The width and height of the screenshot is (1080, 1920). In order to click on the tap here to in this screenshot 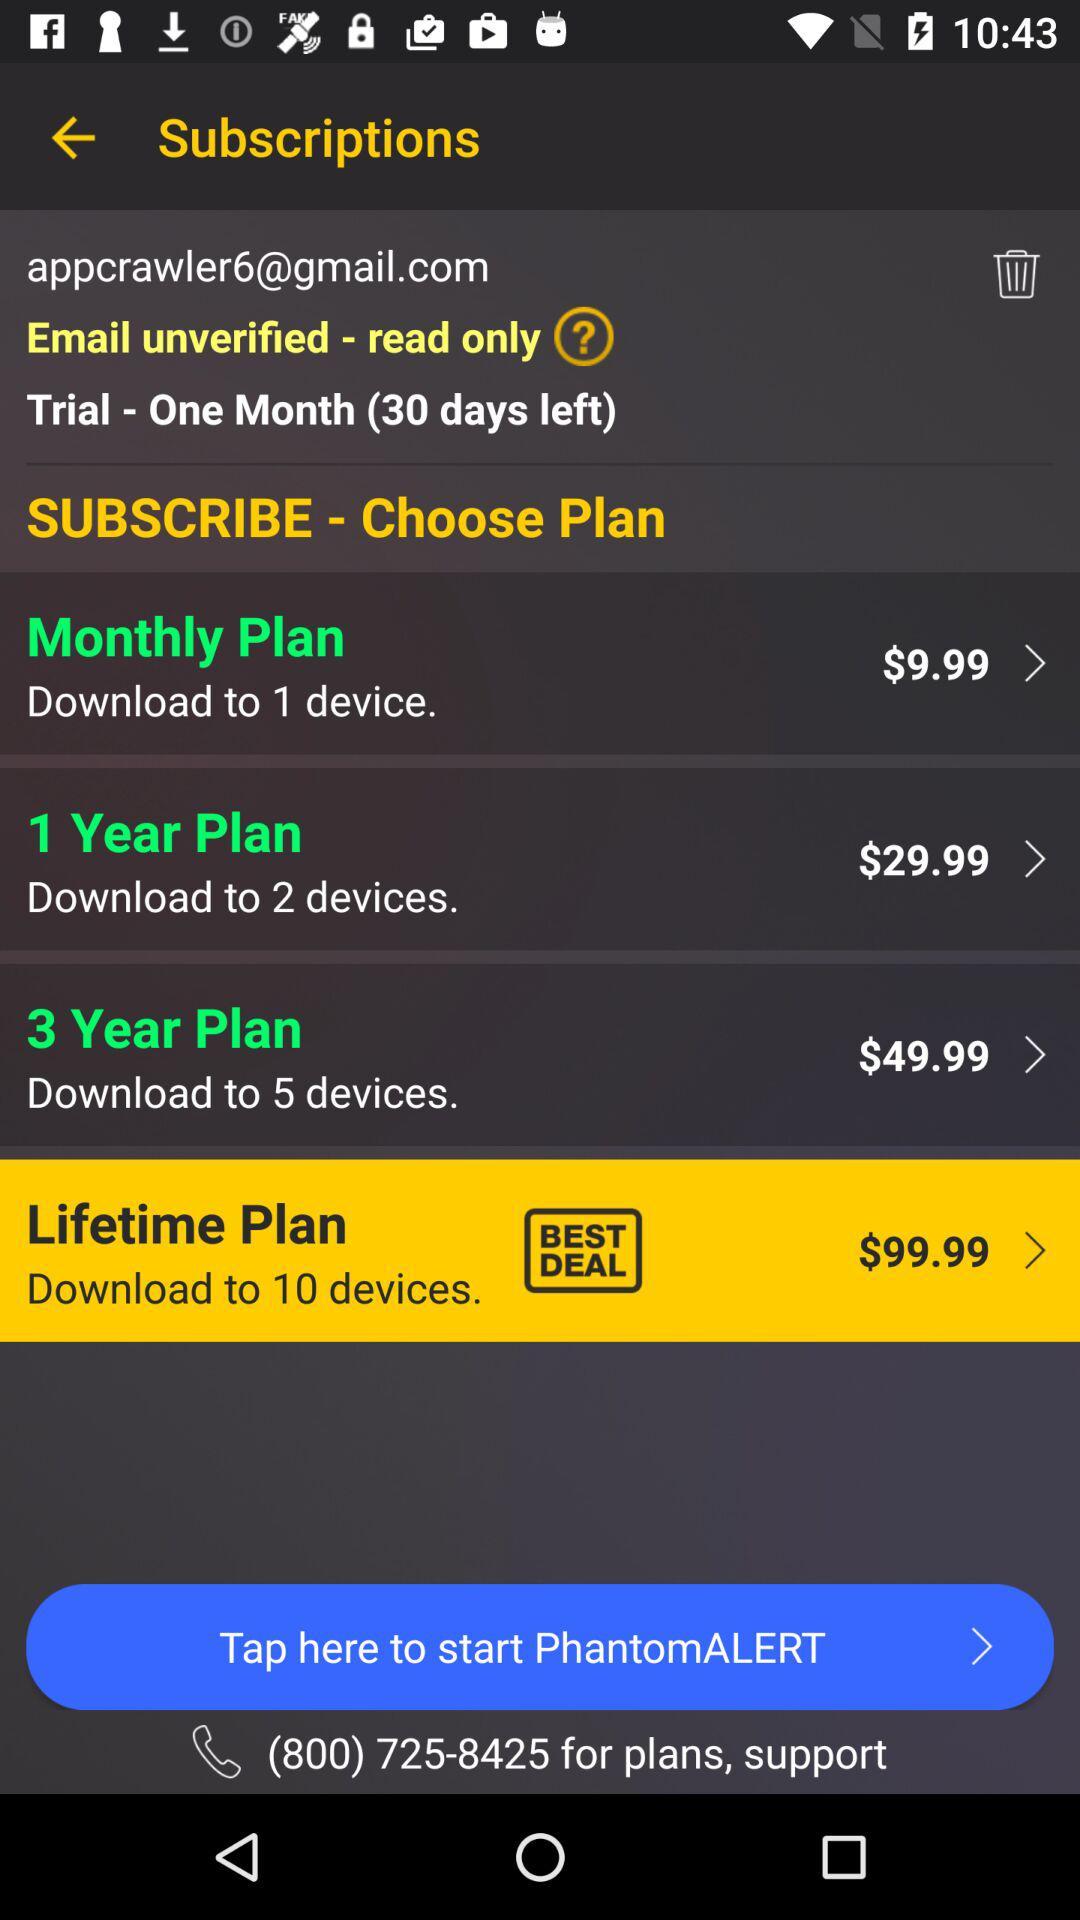, I will do `click(540, 1646)`.